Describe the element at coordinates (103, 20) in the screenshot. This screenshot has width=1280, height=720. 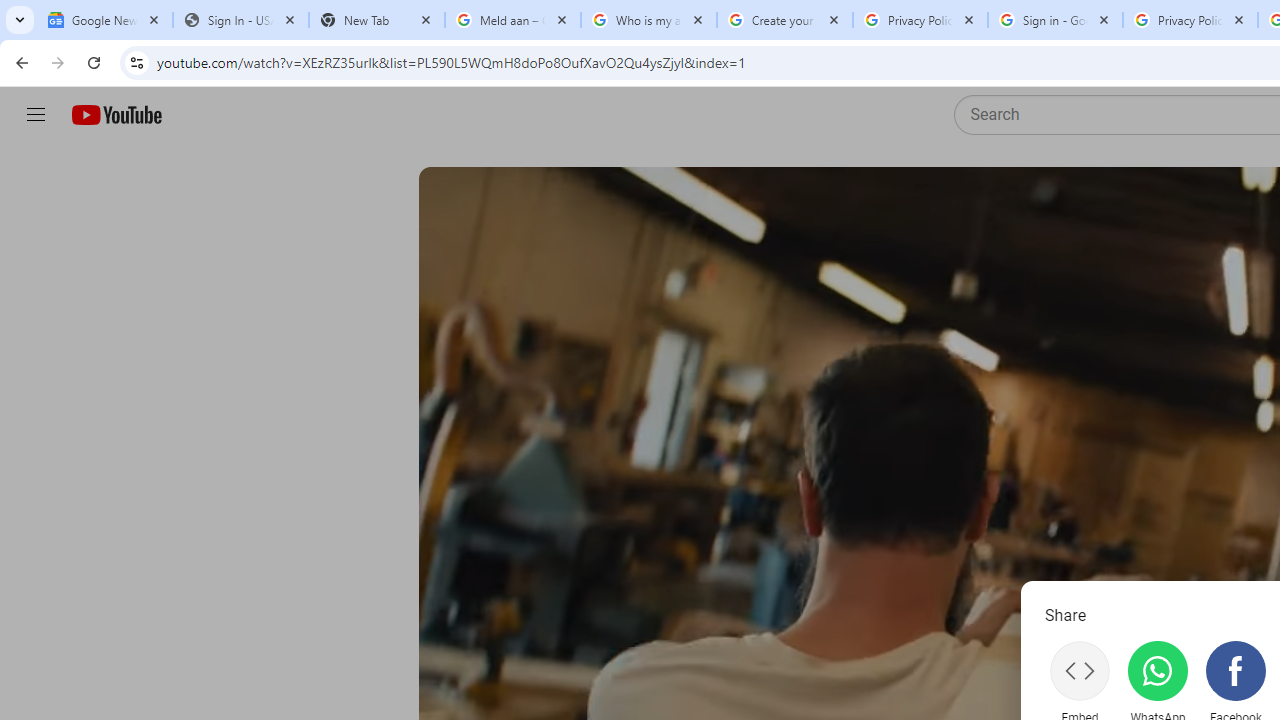
I see `'Google News'` at that location.